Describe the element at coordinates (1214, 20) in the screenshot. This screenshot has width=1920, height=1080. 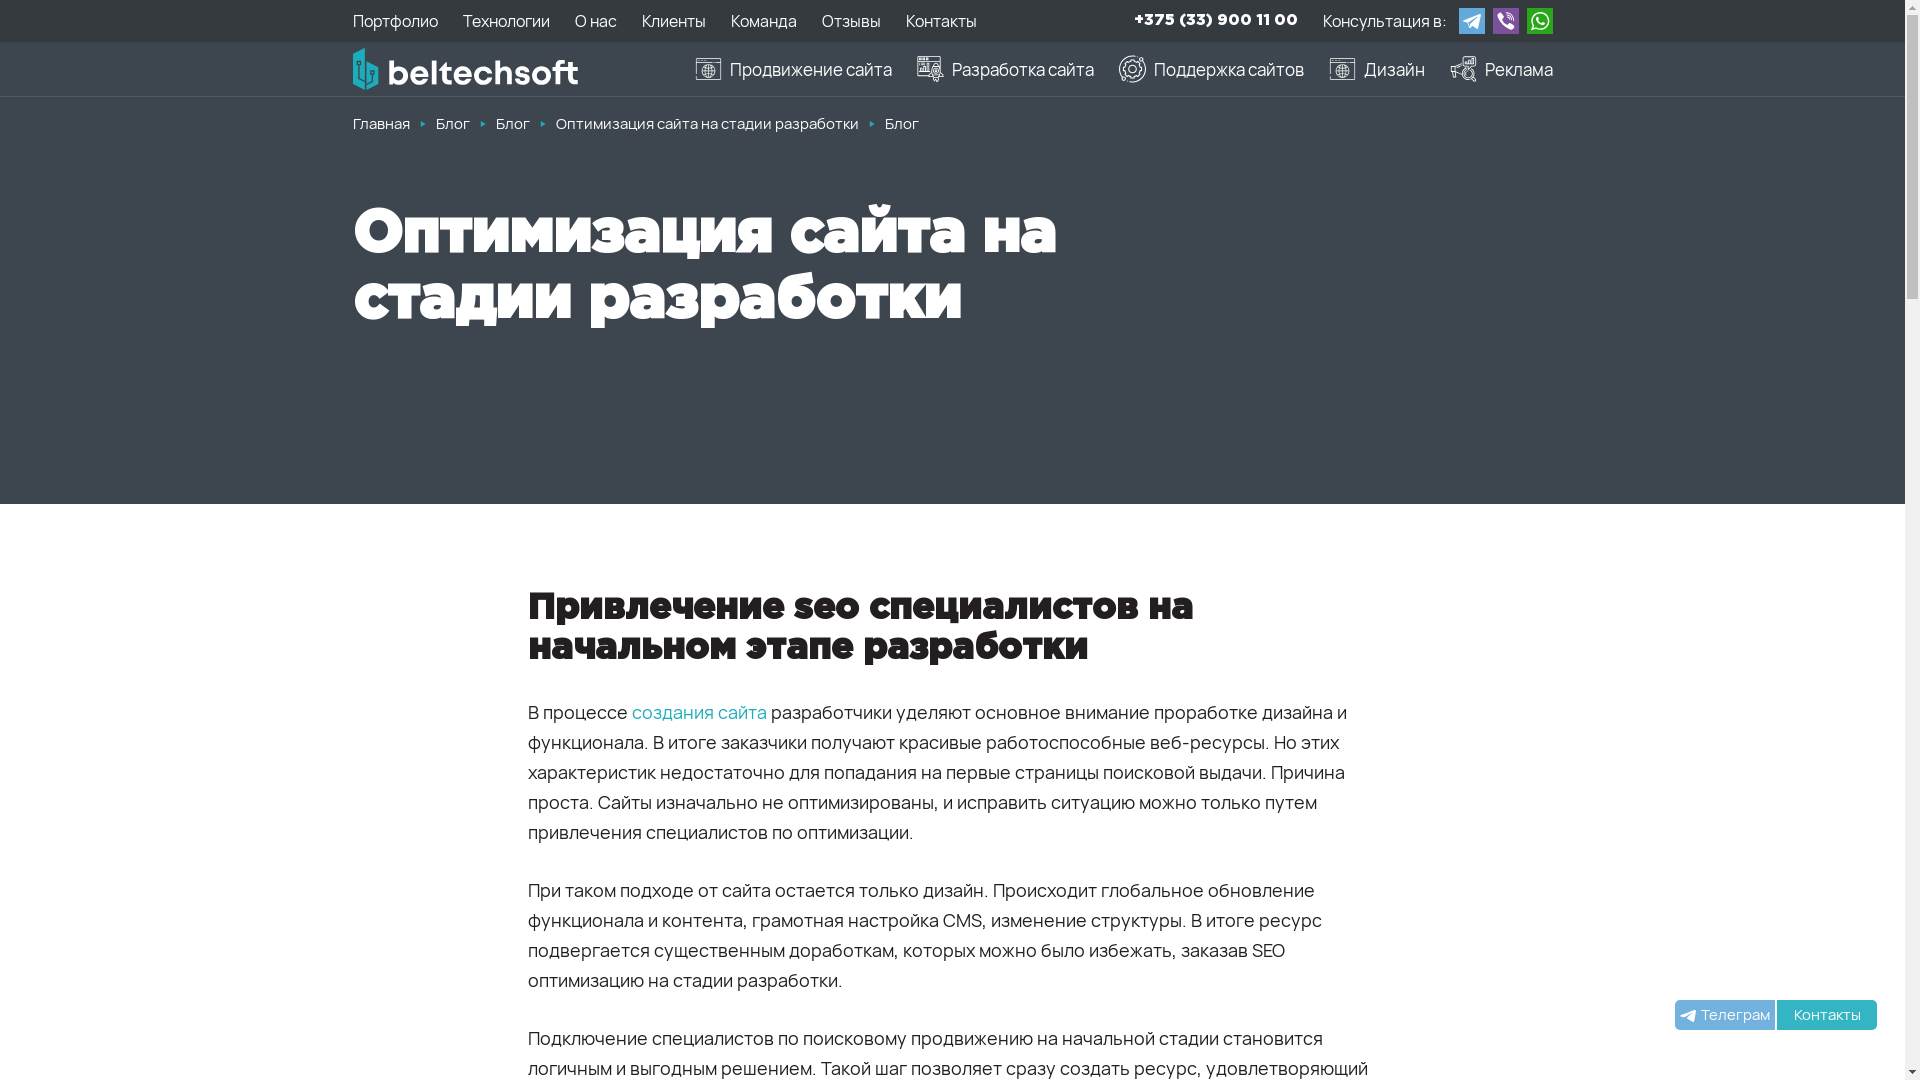
I see `'+375 (33) 900 11 00'` at that location.